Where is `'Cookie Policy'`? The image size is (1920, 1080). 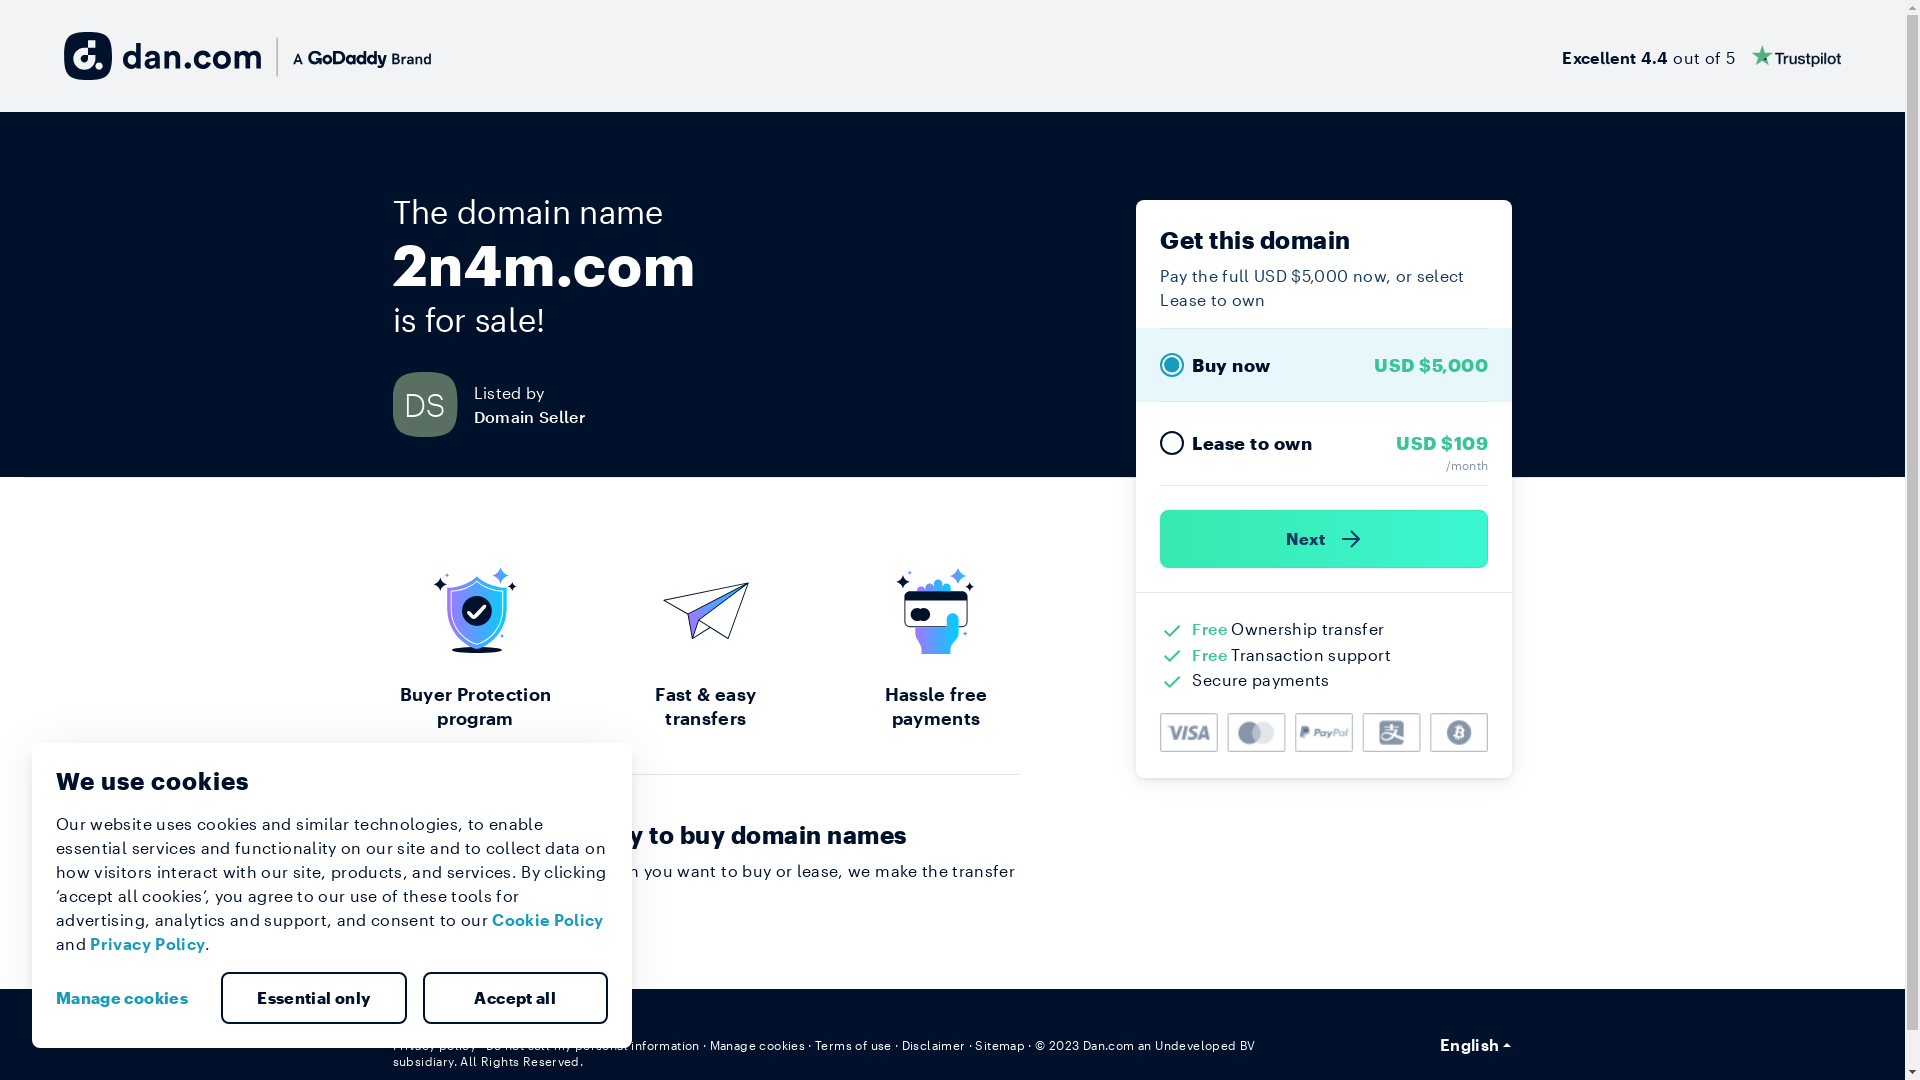 'Cookie Policy' is located at coordinates (547, 919).